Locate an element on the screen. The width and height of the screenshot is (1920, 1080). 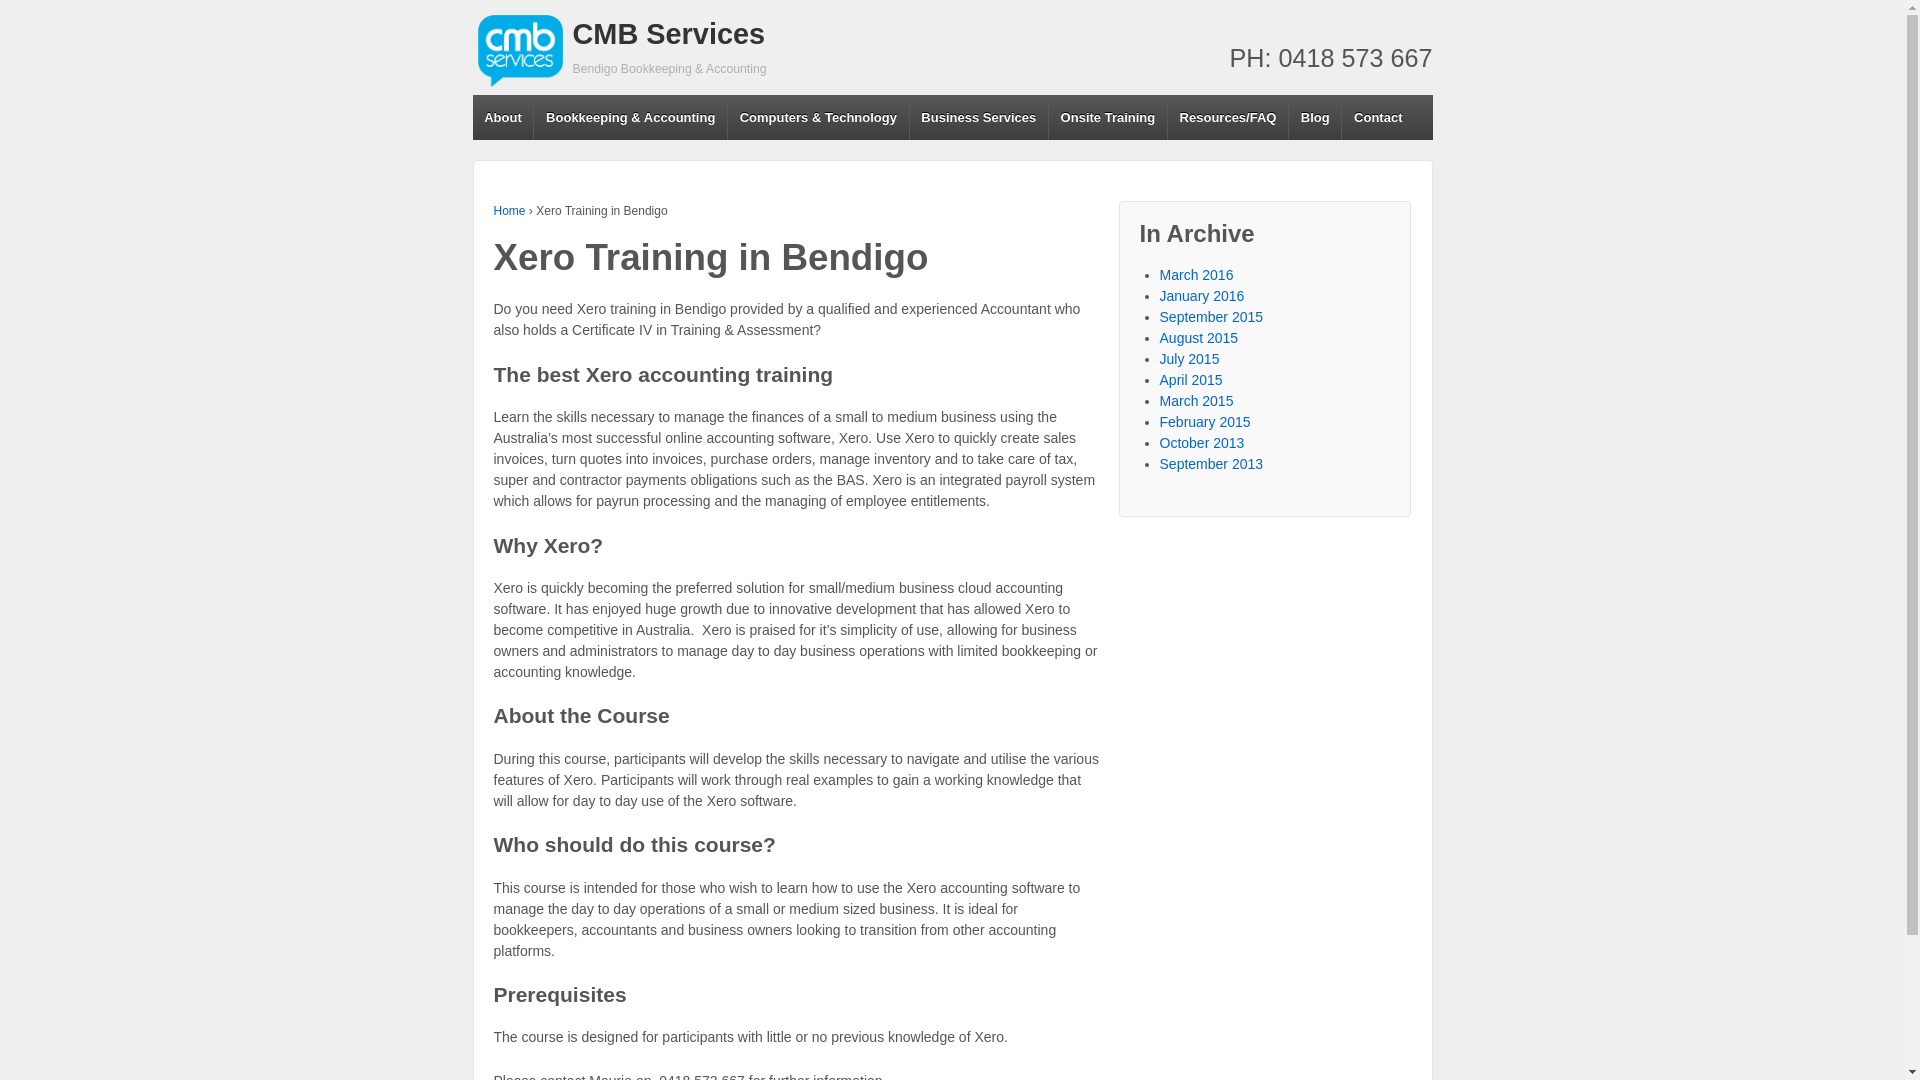
'Contact' is located at coordinates (1376, 117).